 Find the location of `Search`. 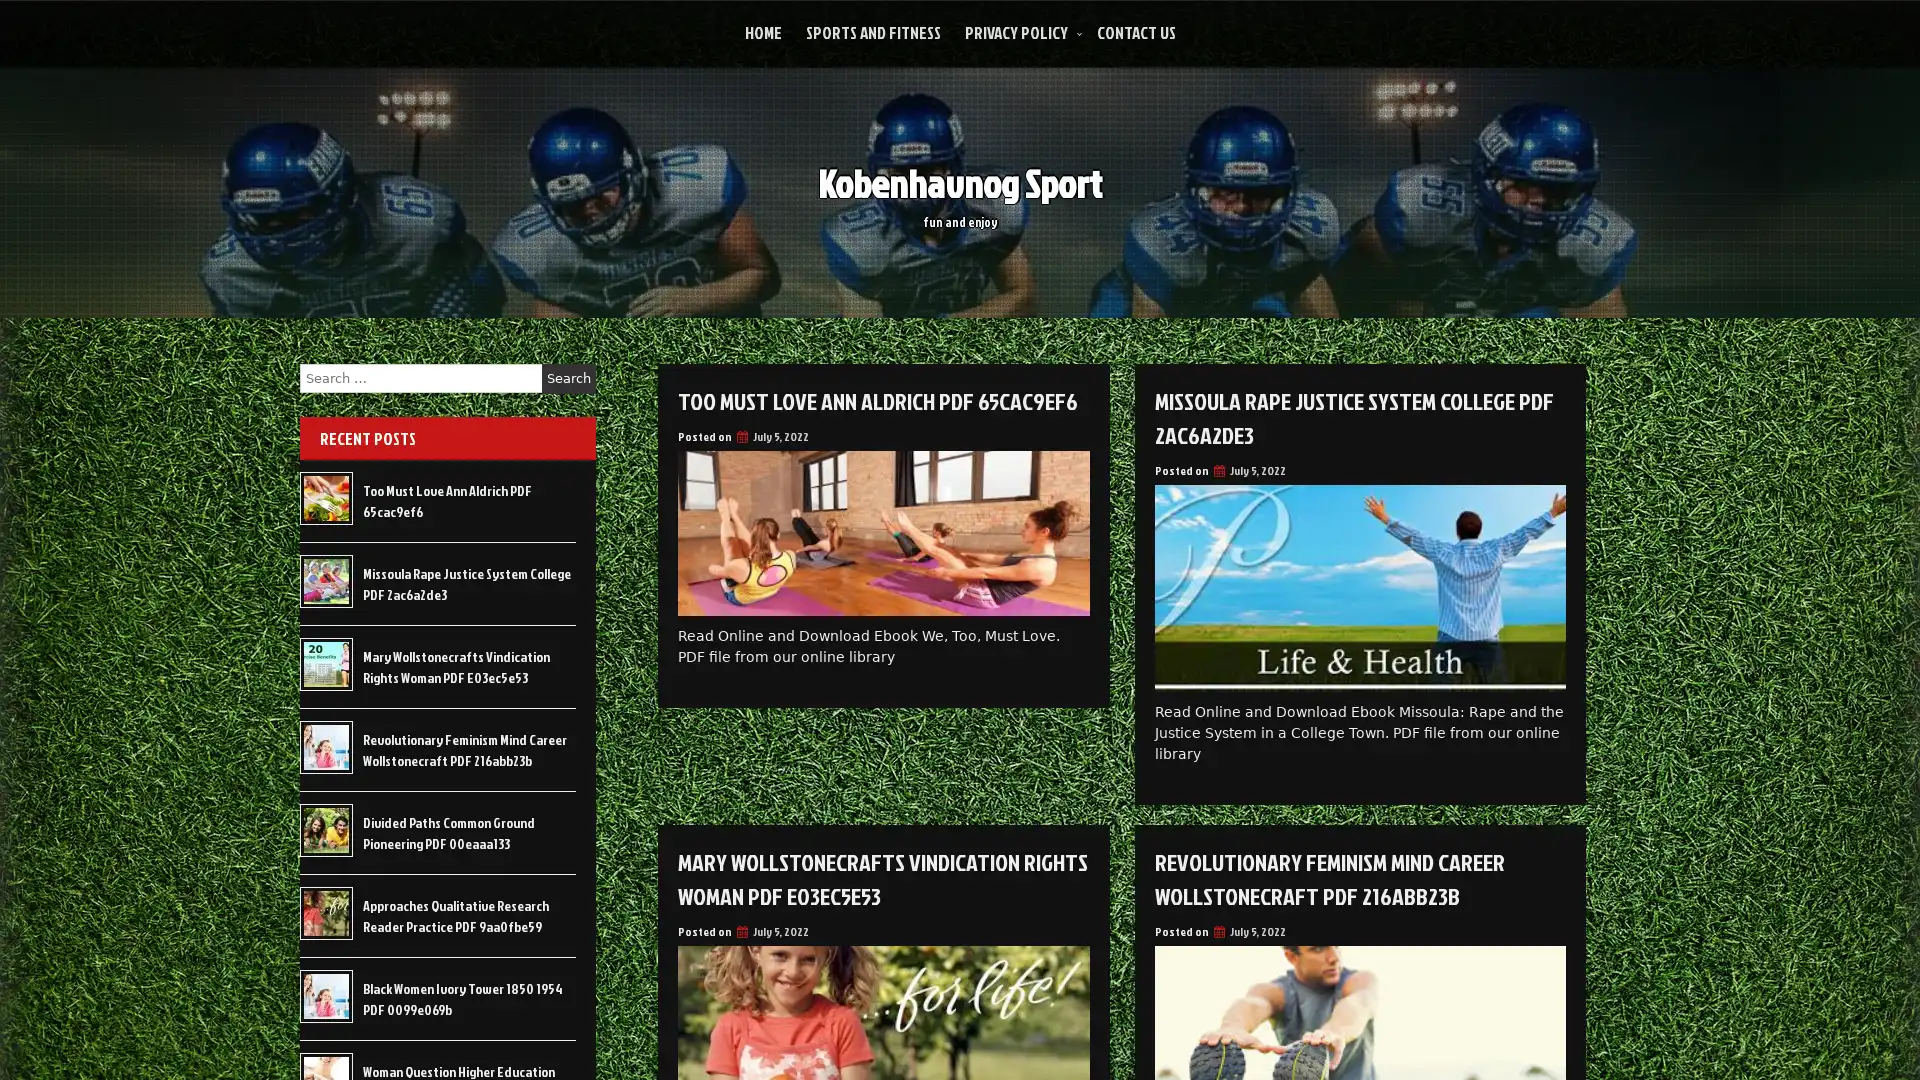

Search is located at coordinates (568, 378).